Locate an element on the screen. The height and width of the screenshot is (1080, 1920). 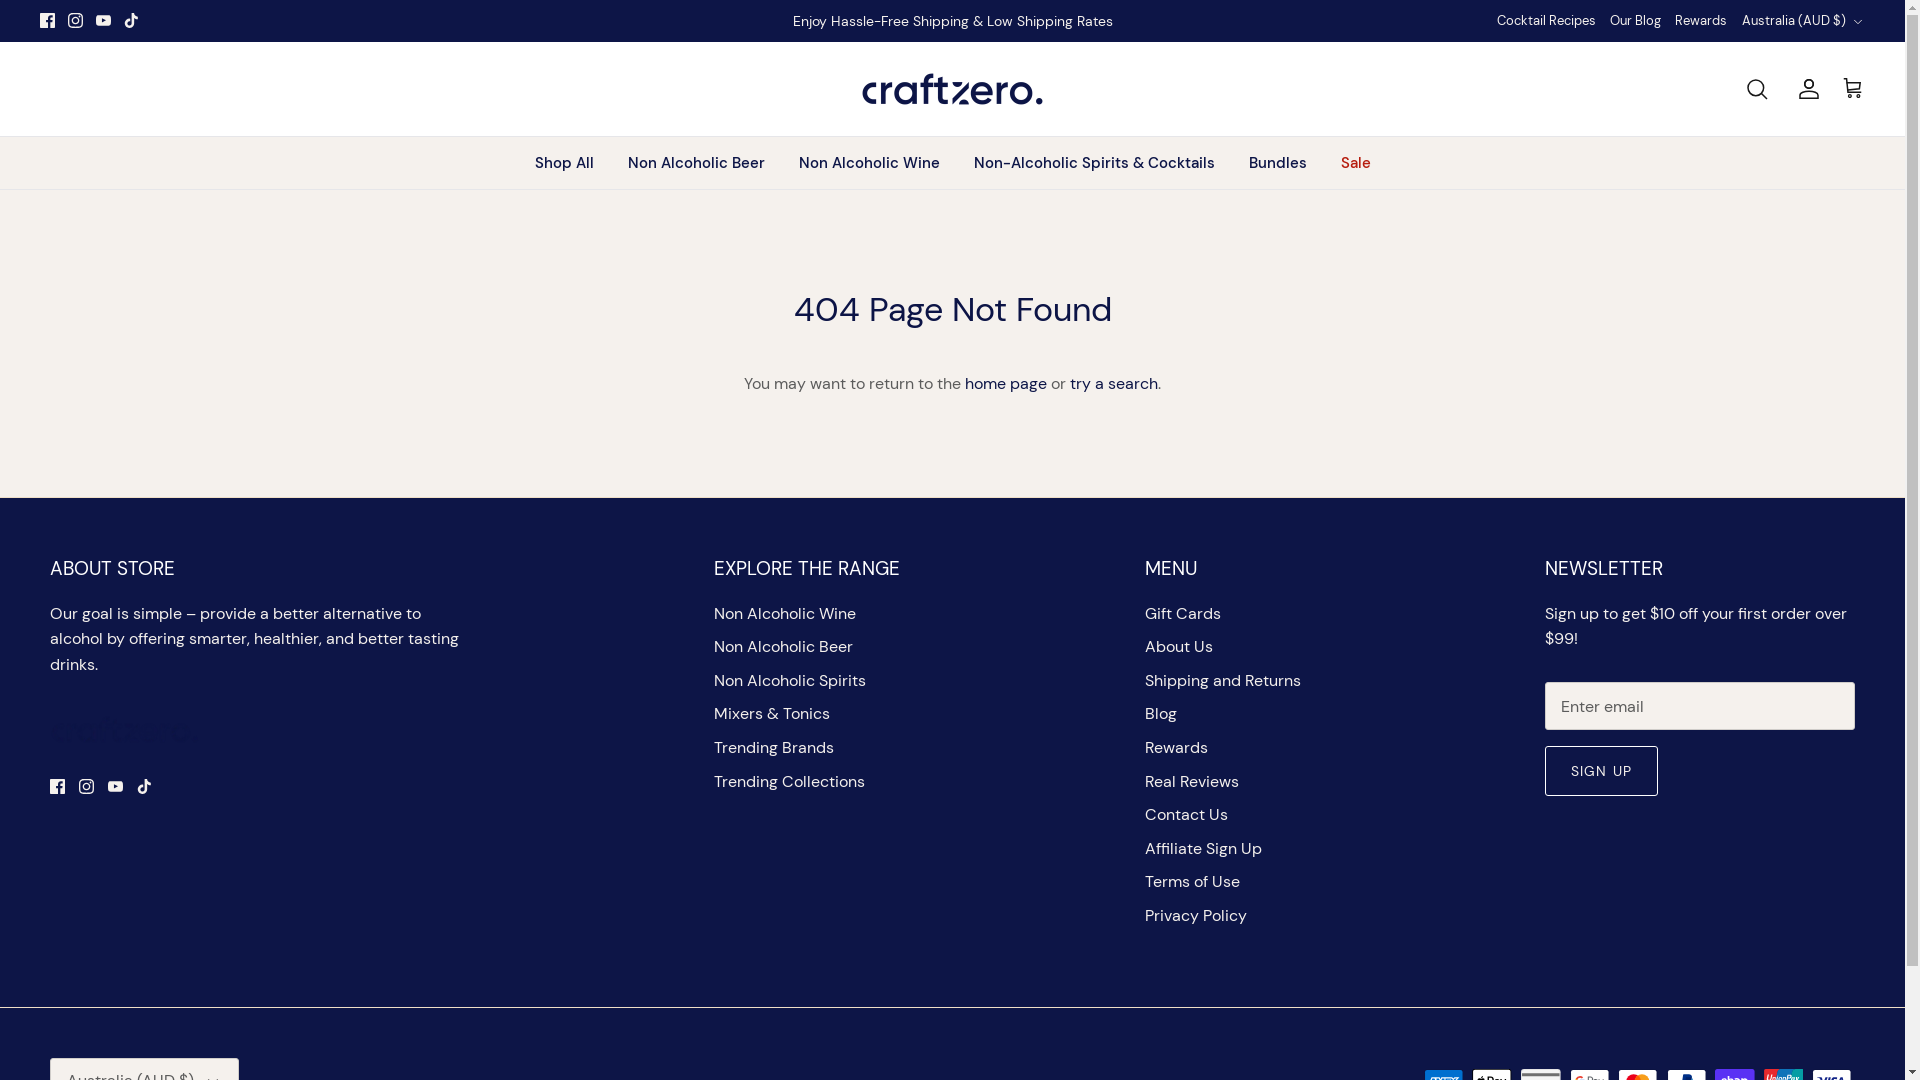
'Terms of Use' is located at coordinates (1192, 880).